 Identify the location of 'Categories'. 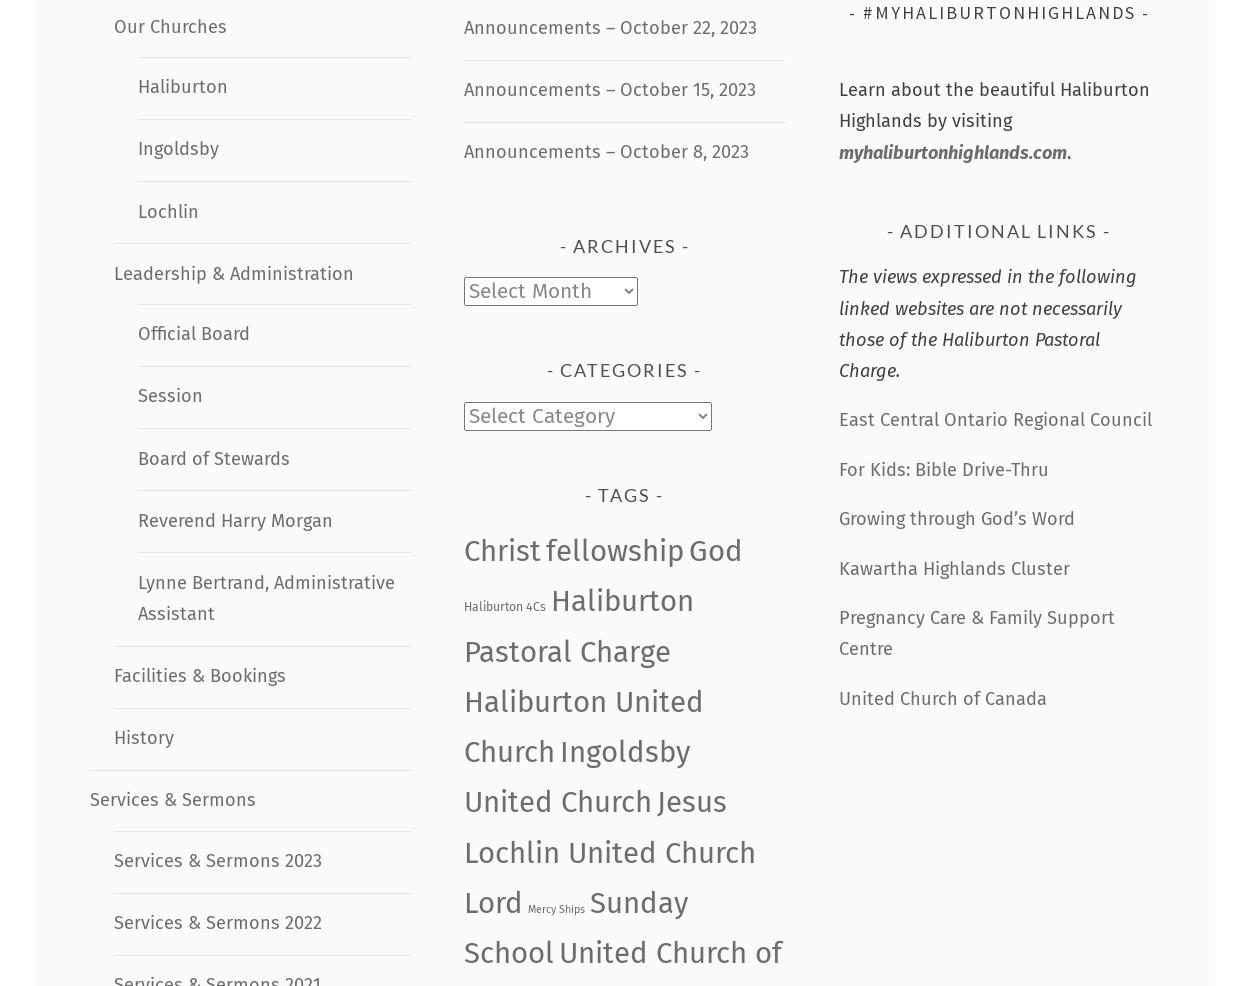
(623, 369).